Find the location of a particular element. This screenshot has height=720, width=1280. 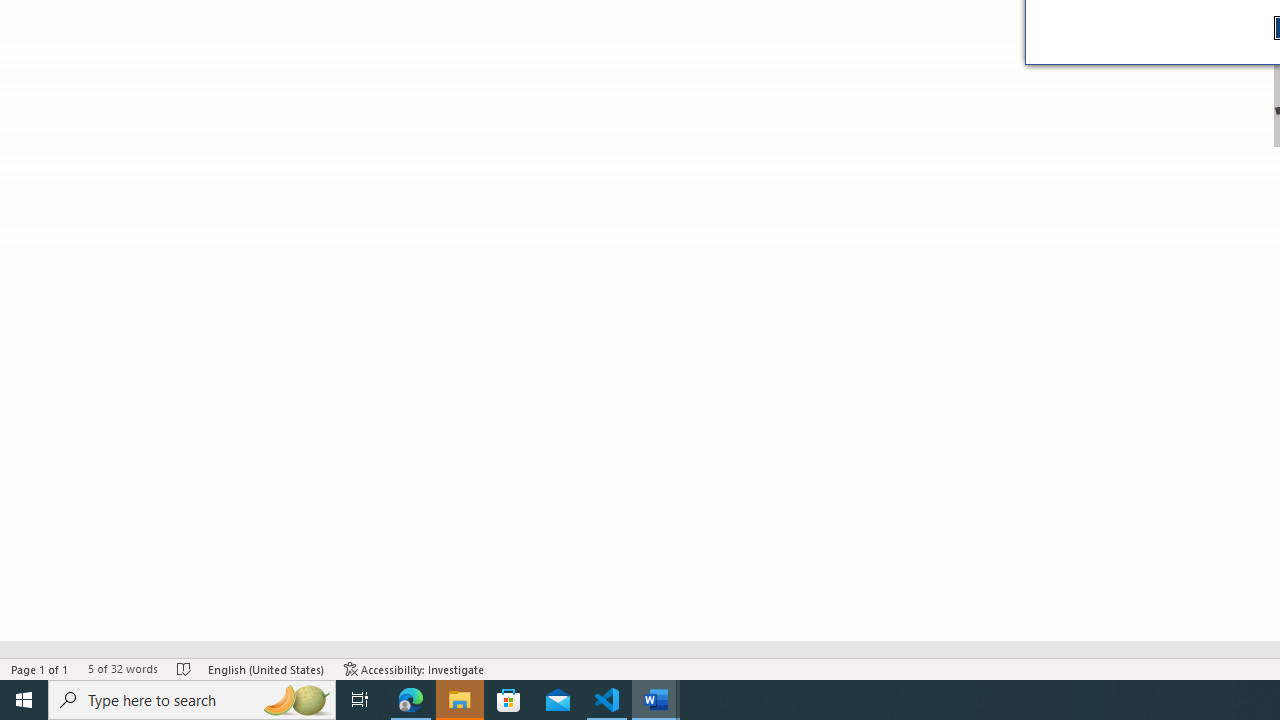

'Word Count 5 of 32 words' is located at coordinates (121, 669).